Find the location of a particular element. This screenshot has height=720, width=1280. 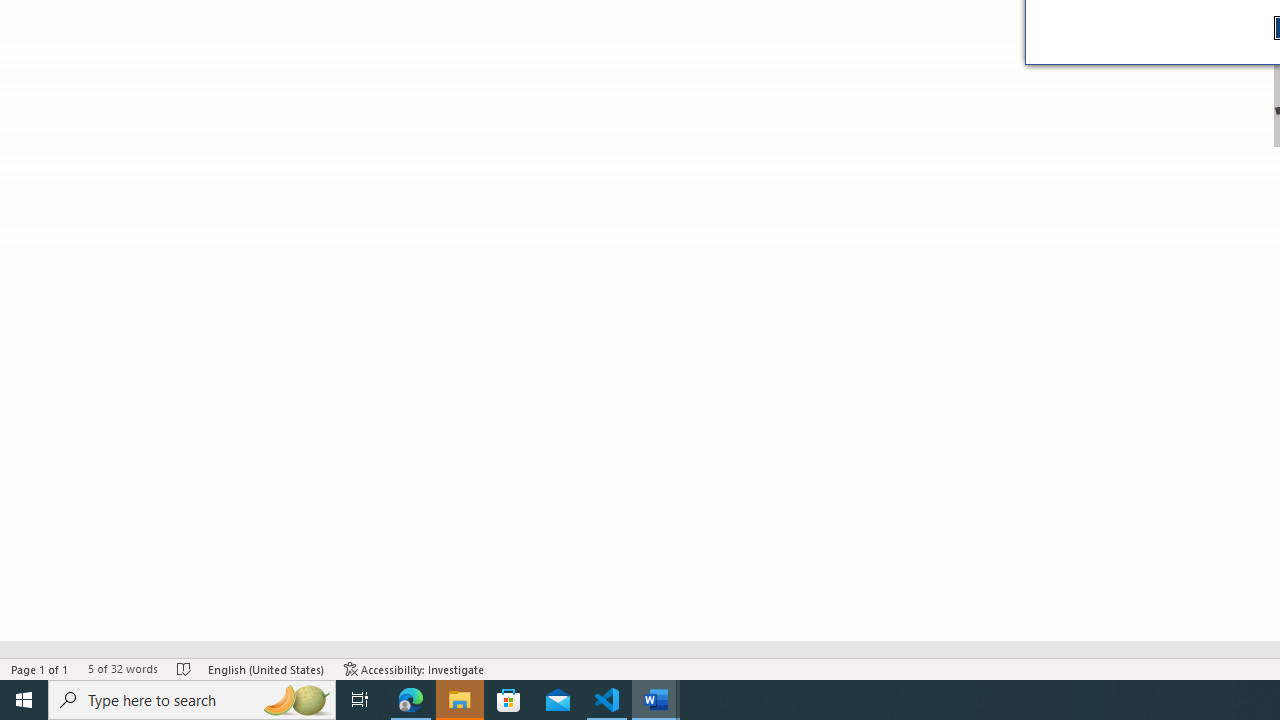

'Word Count 5 of 32 words' is located at coordinates (121, 669).